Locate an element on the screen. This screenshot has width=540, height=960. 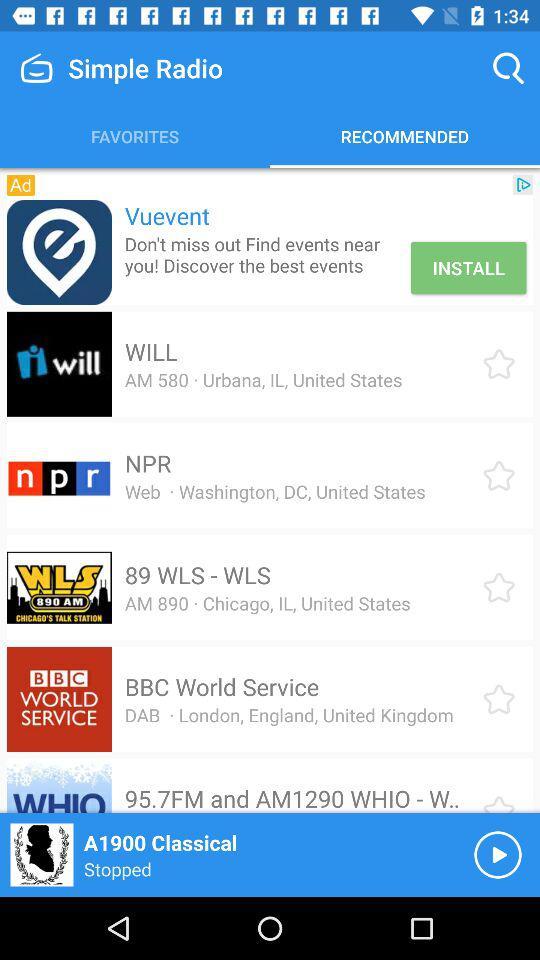
the icon above npr is located at coordinates (263, 378).